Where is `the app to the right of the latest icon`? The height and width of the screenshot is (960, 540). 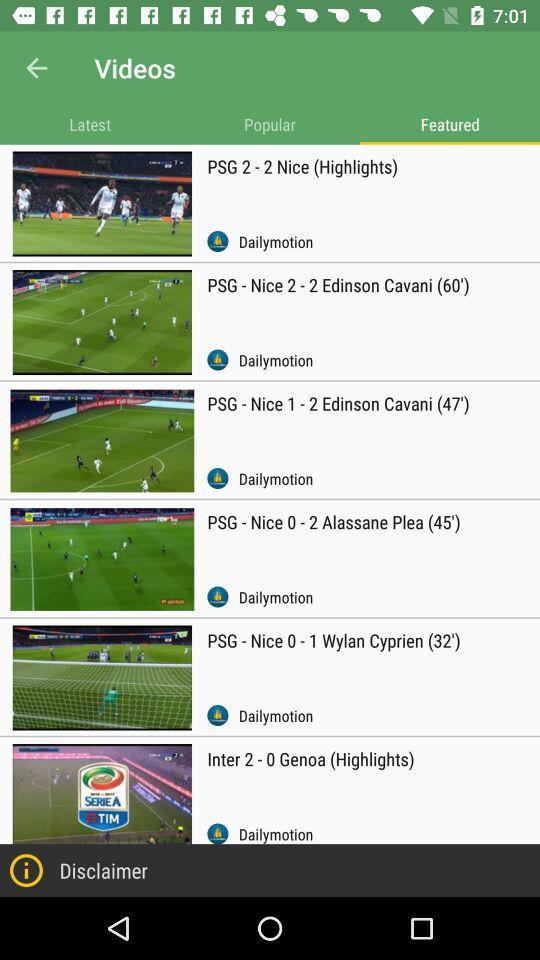
the app to the right of the latest icon is located at coordinates (270, 123).